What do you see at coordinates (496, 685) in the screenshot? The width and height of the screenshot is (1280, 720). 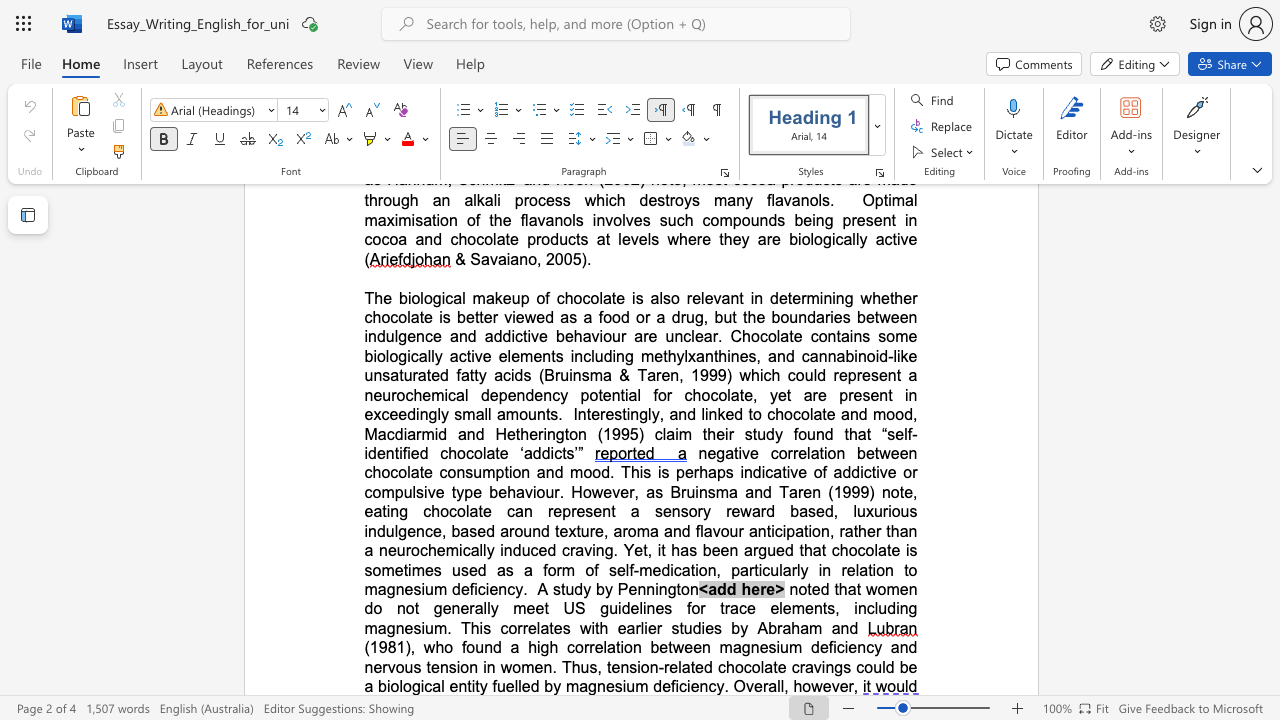 I see `the subset text "uell" within the text "(1981), who found a high correlation between magnesium deficiency and nervous tension in women. Thus, tension-related chocolate cravings could be a biological entity fuelled by magnesium deficiency. Overall, however,"` at bounding box center [496, 685].